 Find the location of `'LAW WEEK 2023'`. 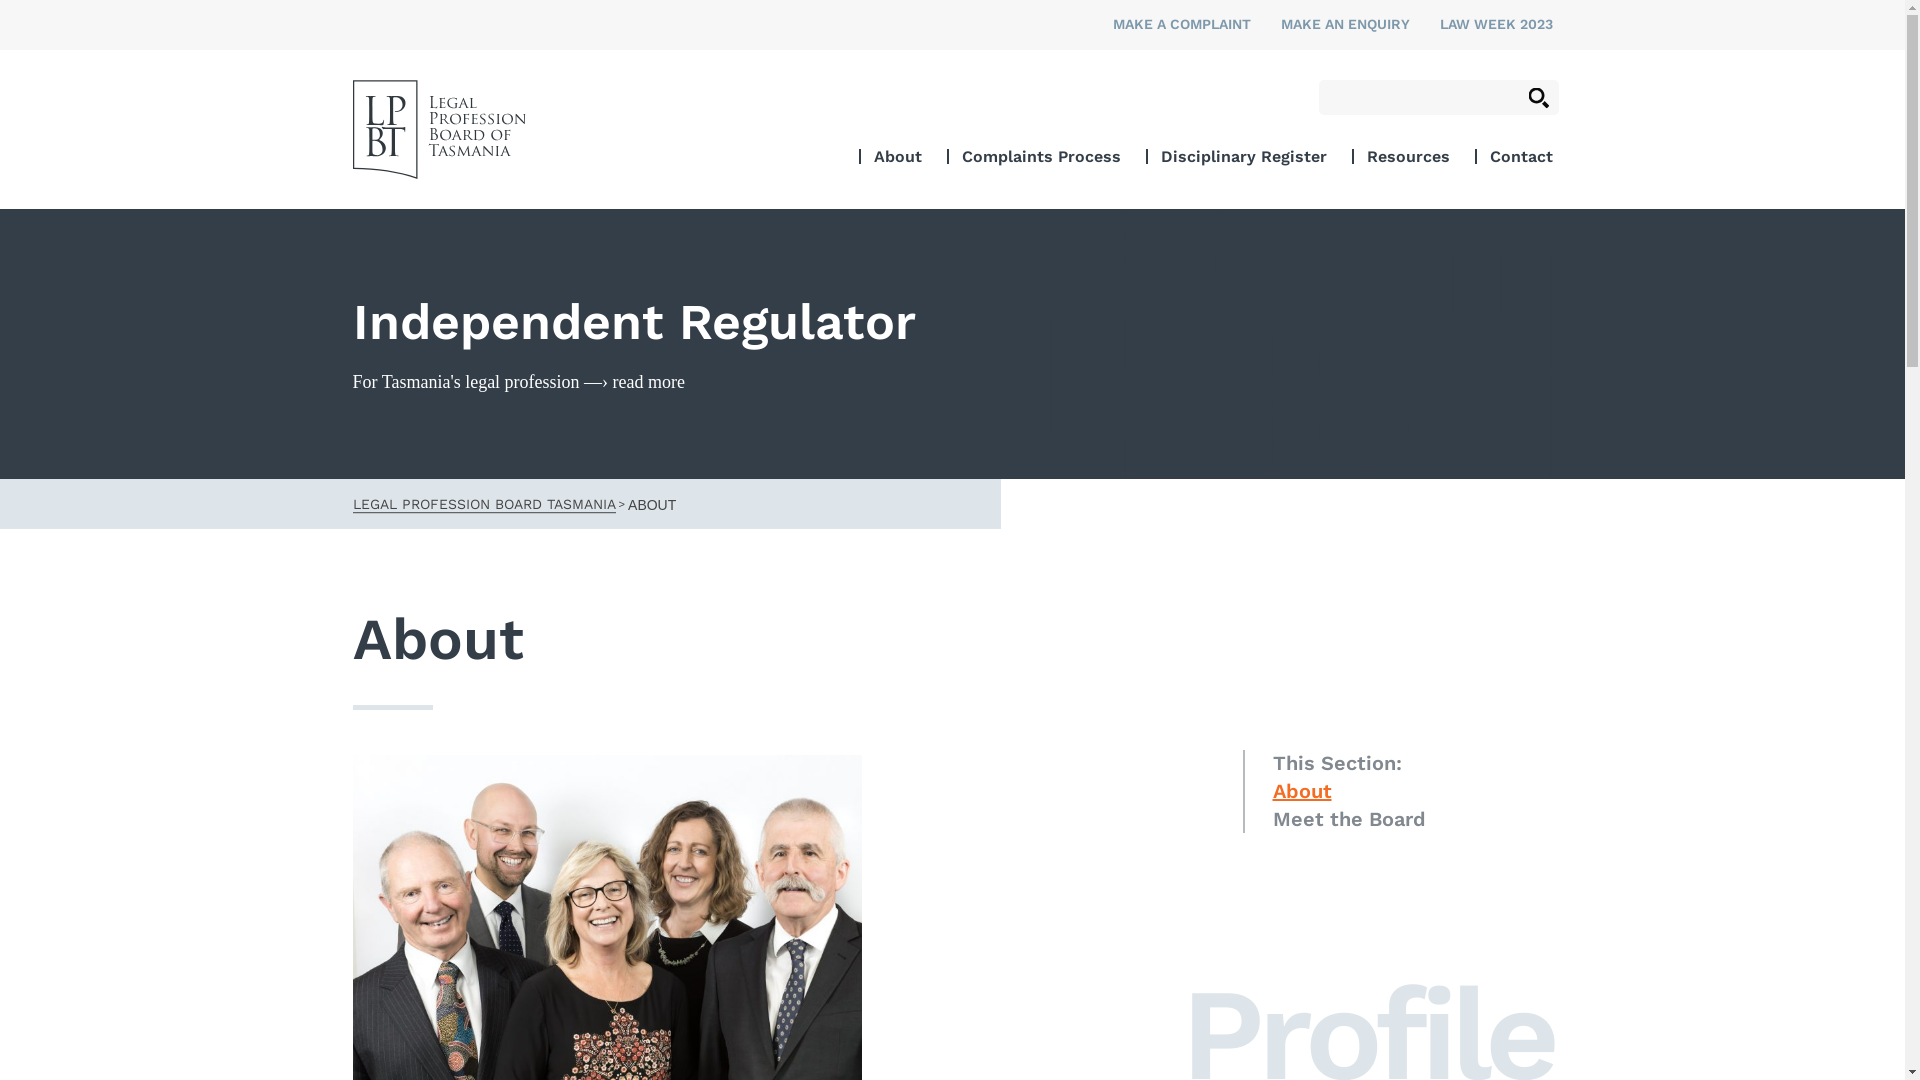

'LAW WEEK 2023' is located at coordinates (1496, 23).